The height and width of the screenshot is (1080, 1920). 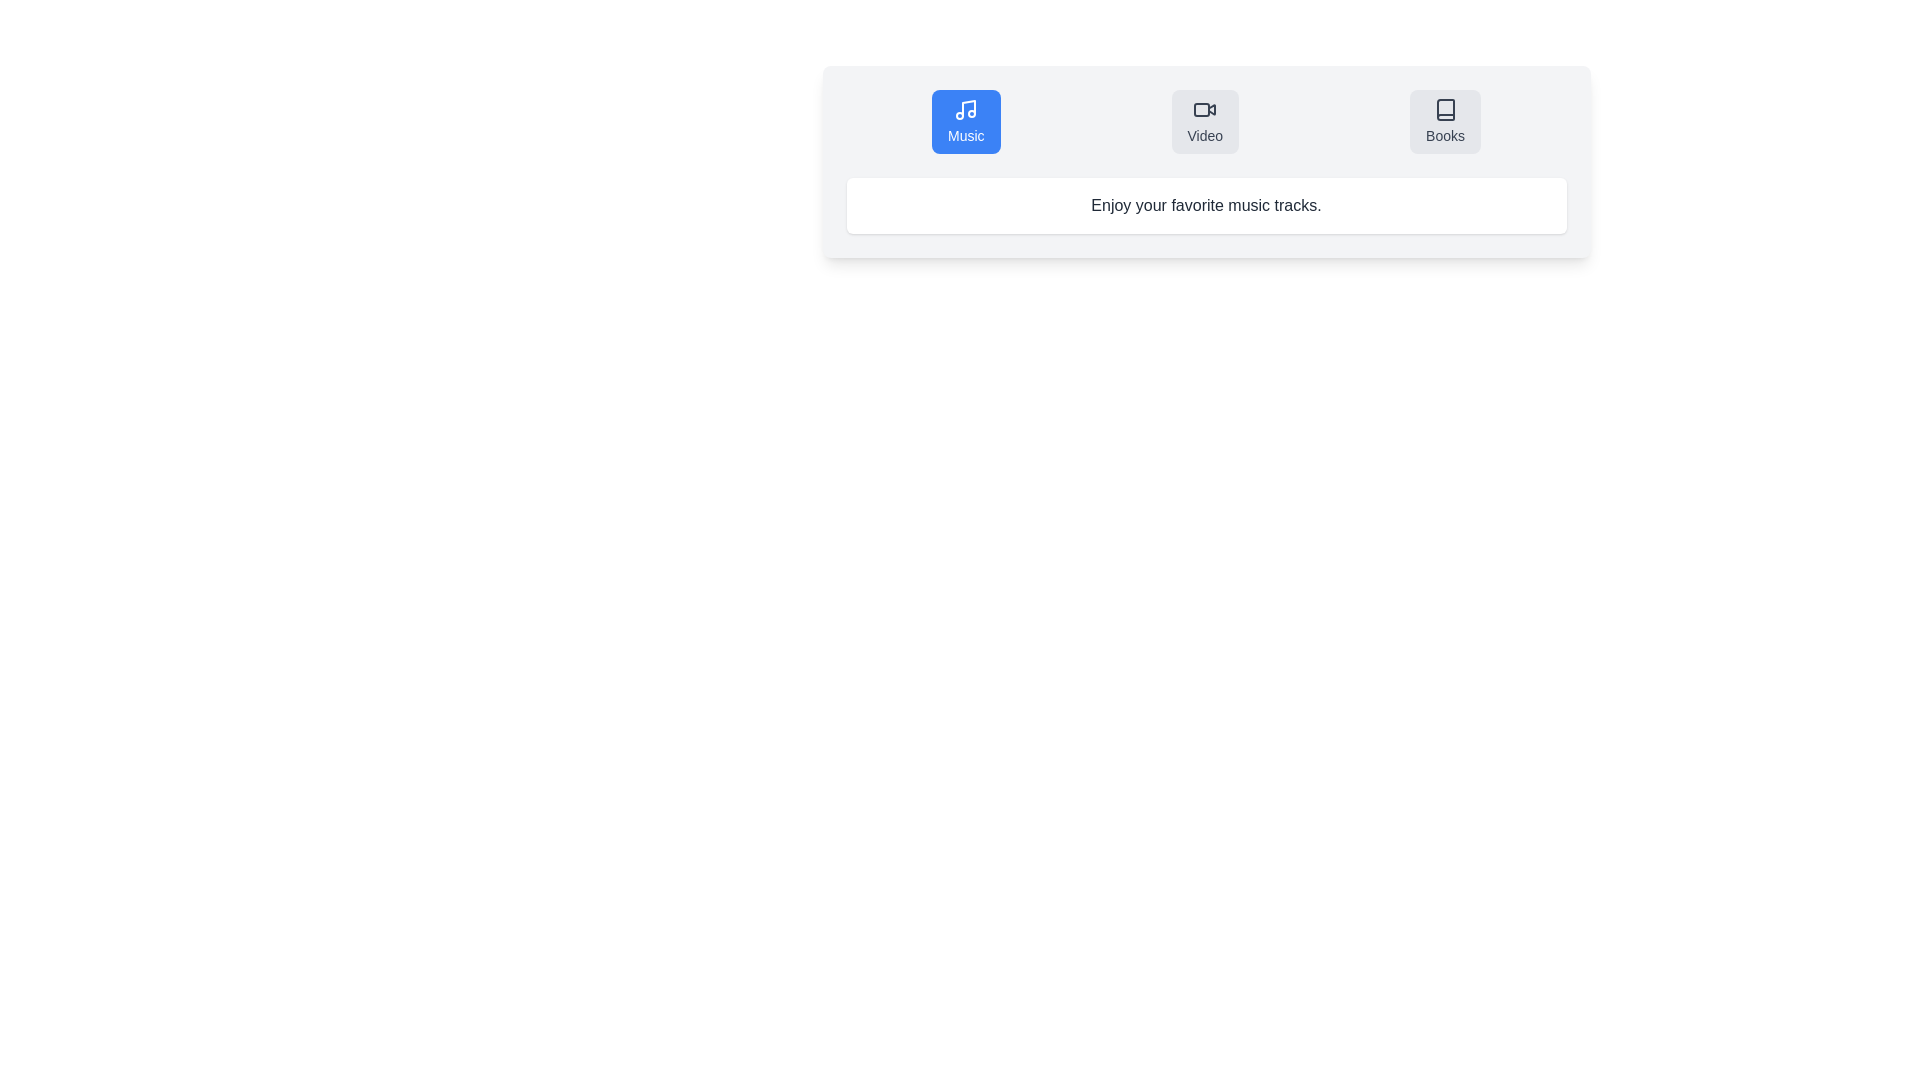 I want to click on the Text Description element located below the 'Music', 'Video', and 'Books' tabs, which provides additional information about the 'Music' tab, so click(x=1205, y=205).